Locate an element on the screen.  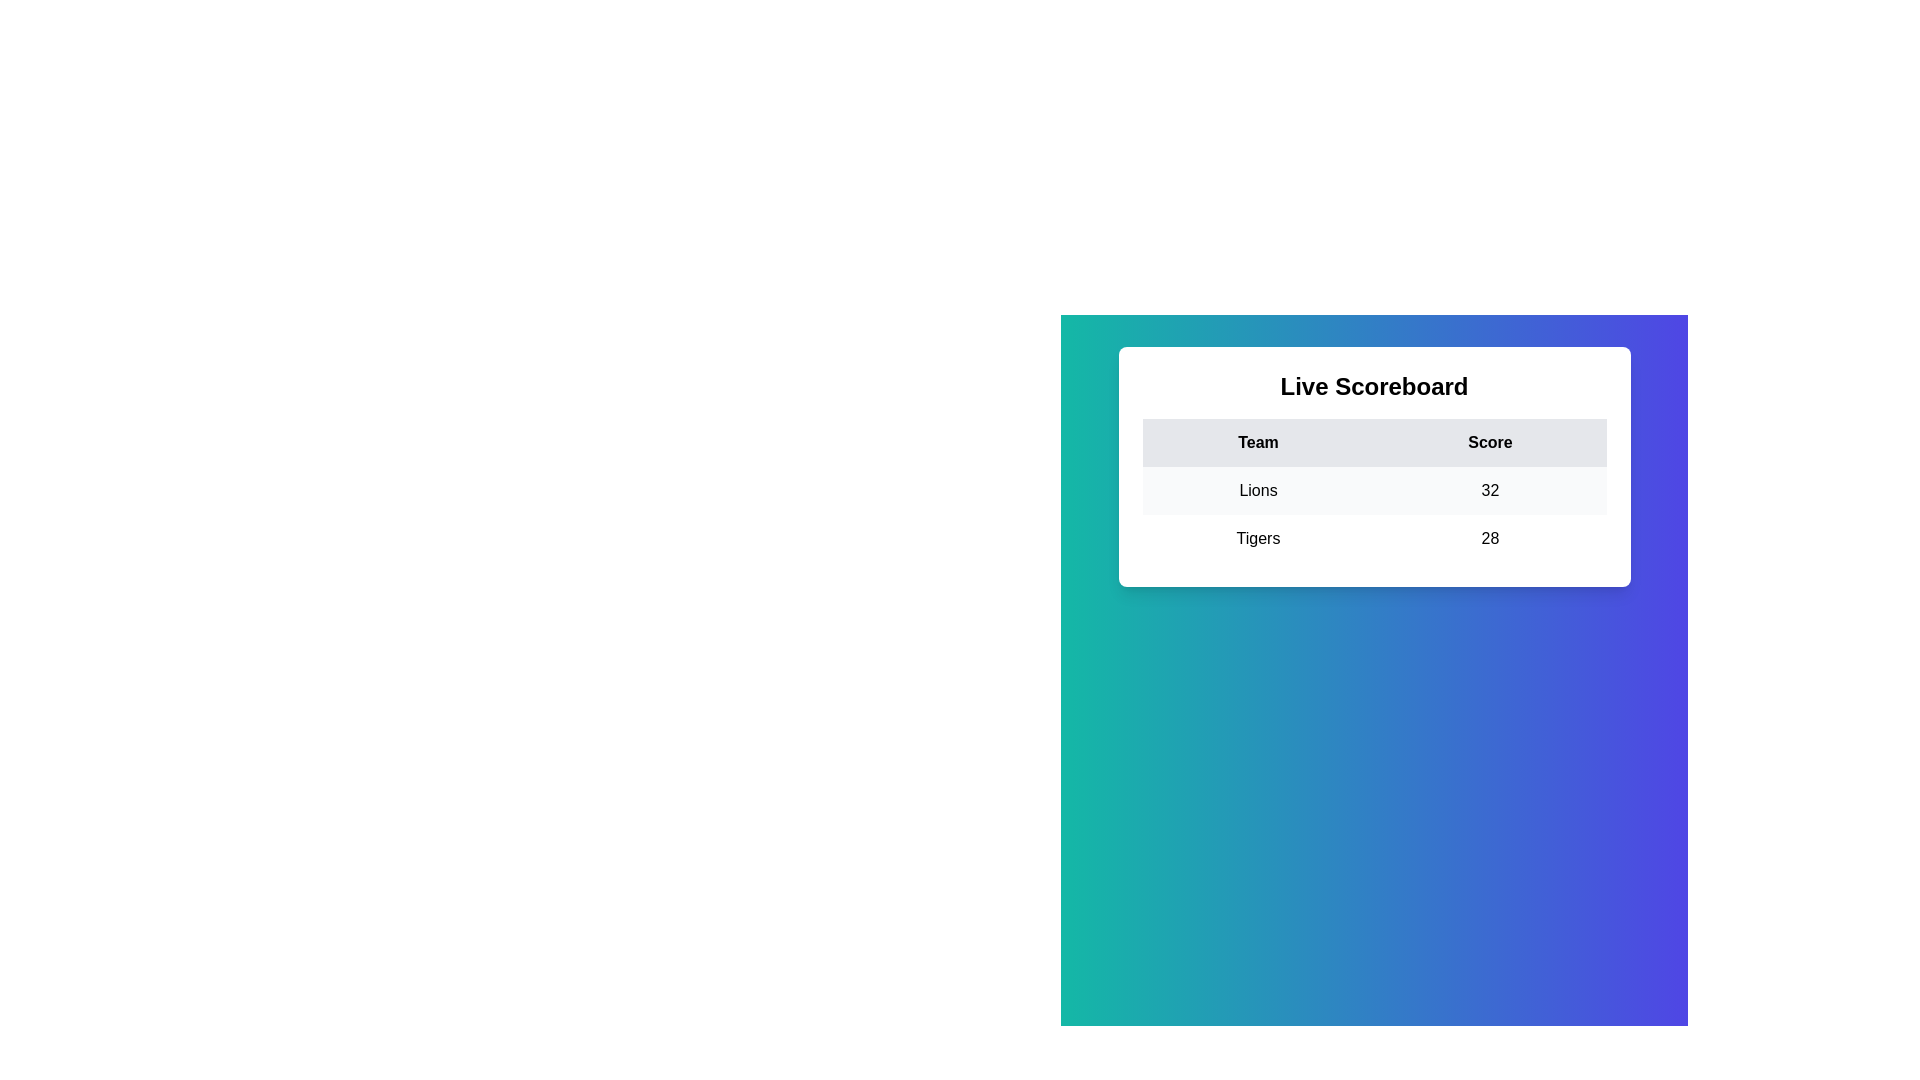
the table displaying team names and scores located below the title 'Live Scoreboard' is located at coordinates (1373, 490).